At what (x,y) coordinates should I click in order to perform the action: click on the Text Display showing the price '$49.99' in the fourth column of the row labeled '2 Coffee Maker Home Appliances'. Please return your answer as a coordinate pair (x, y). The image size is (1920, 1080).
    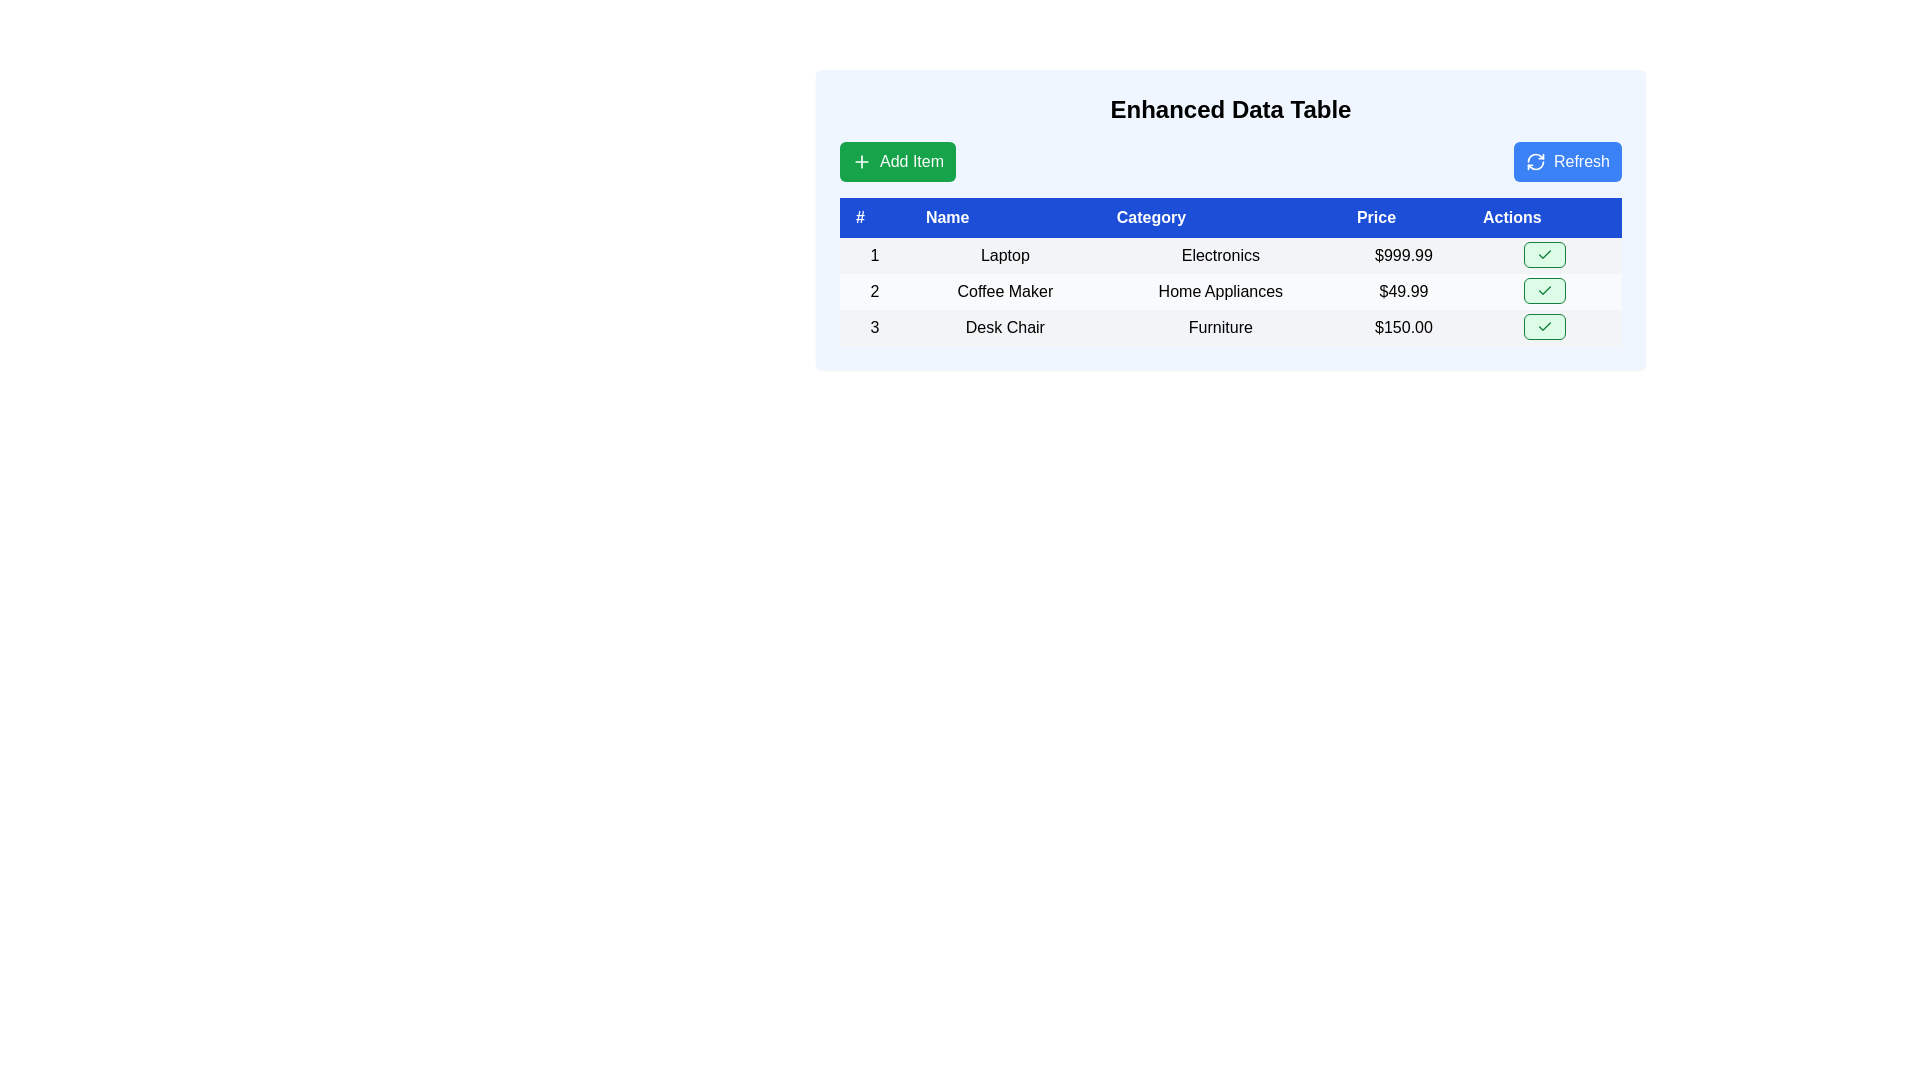
    Looking at the image, I should click on (1402, 292).